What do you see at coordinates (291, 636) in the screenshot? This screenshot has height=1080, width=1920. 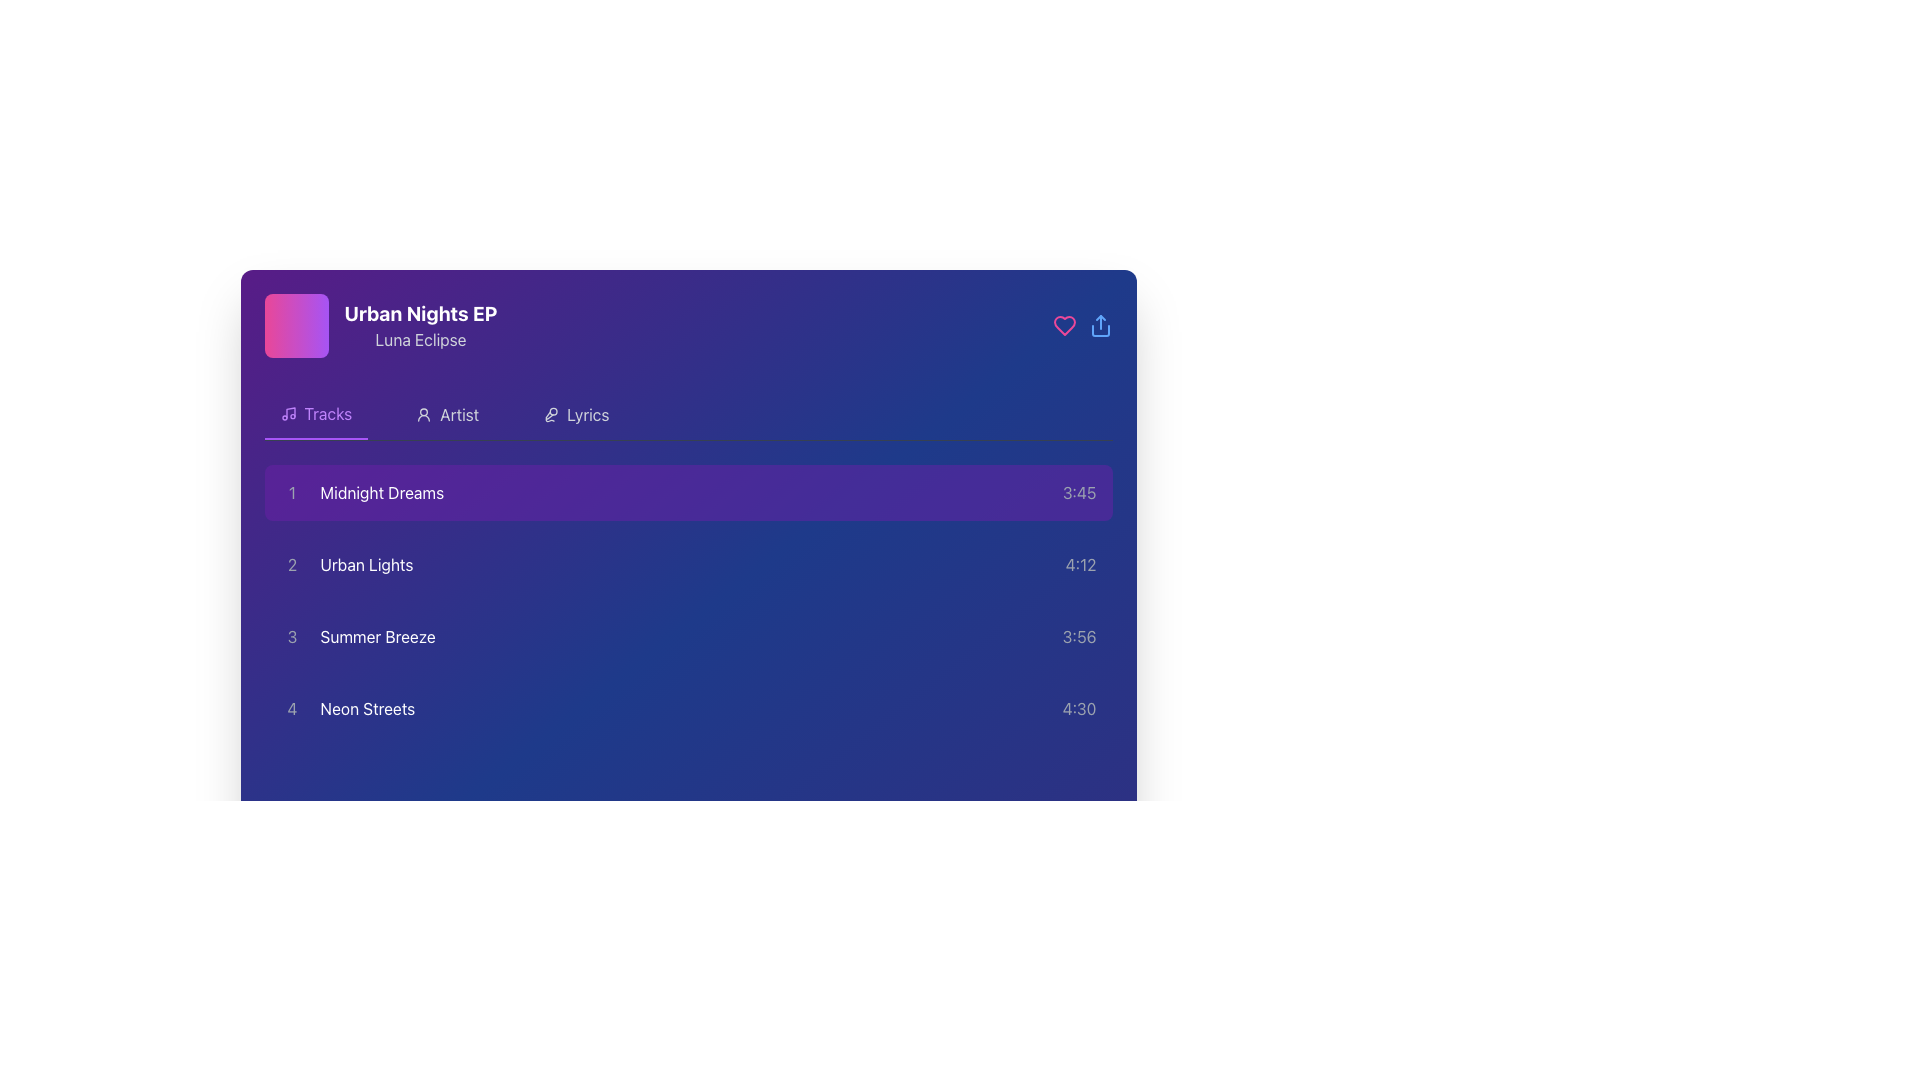 I see `displayed numeral '3' which indicates the index number for the track 'Summer Breeze' in the music list` at bounding box center [291, 636].